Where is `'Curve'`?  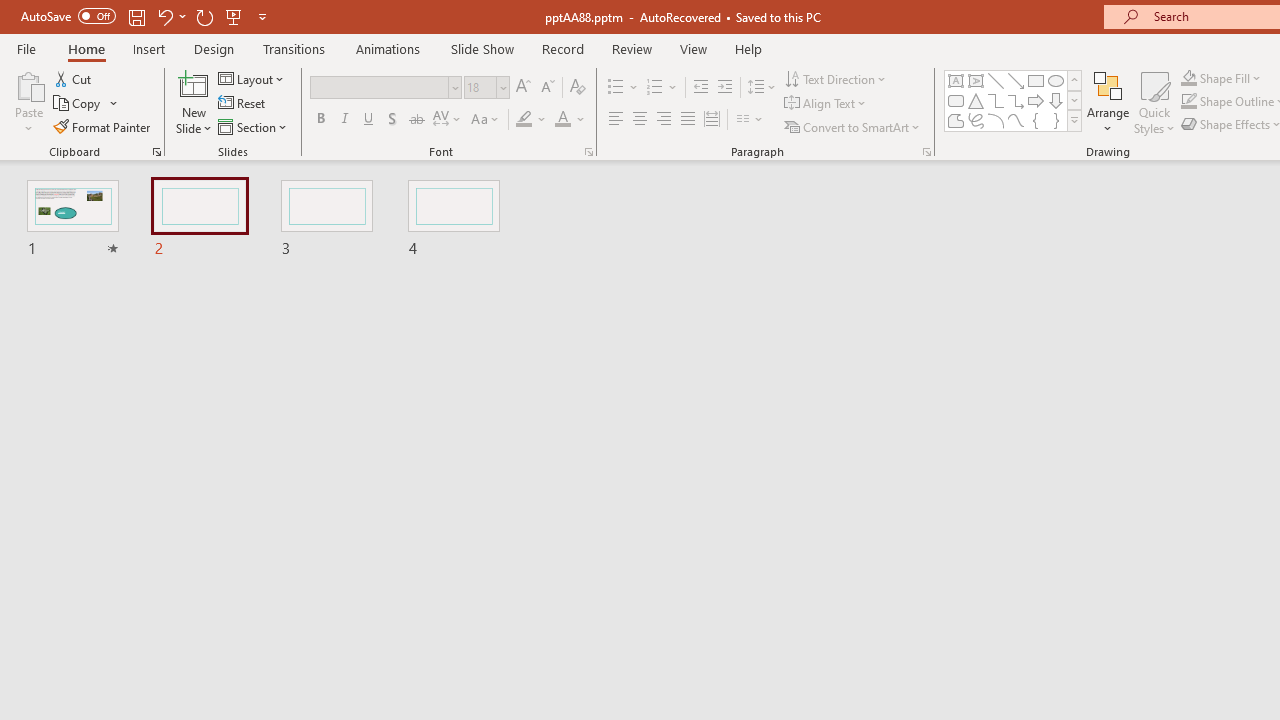
'Curve' is located at coordinates (1016, 120).